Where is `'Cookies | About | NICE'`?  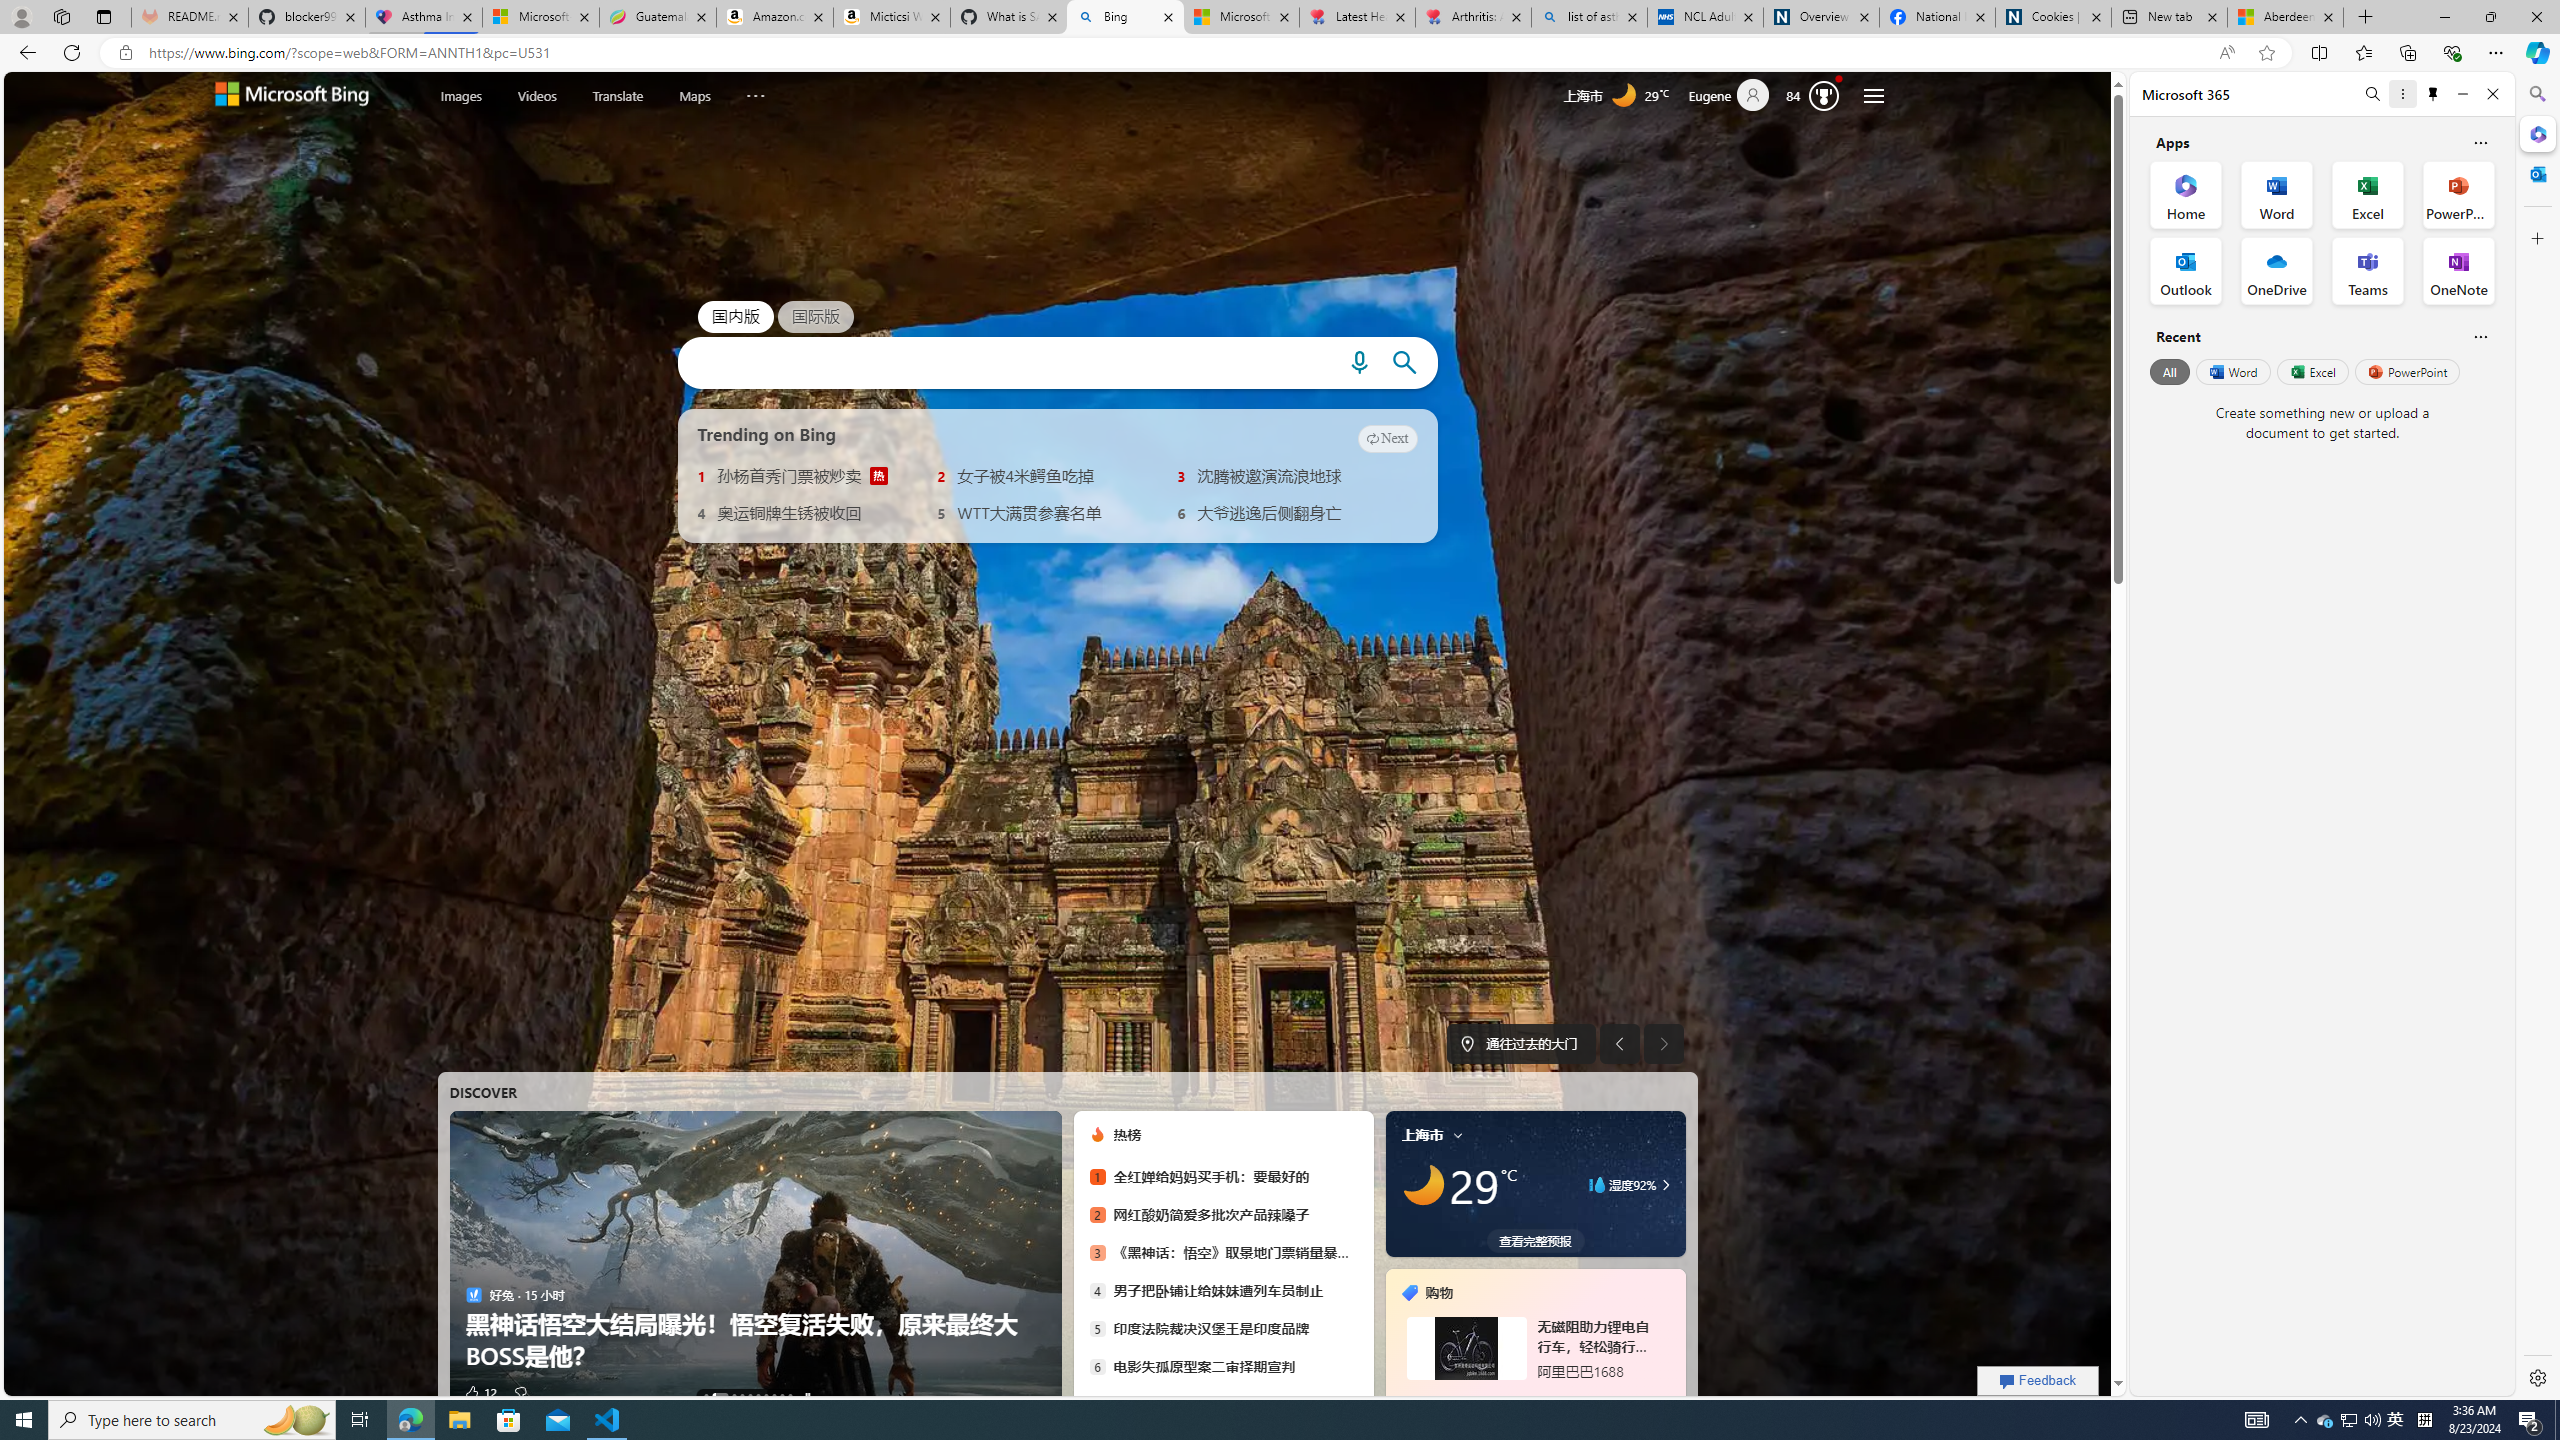
'Cookies | About | NICE' is located at coordinates (2053, 16).